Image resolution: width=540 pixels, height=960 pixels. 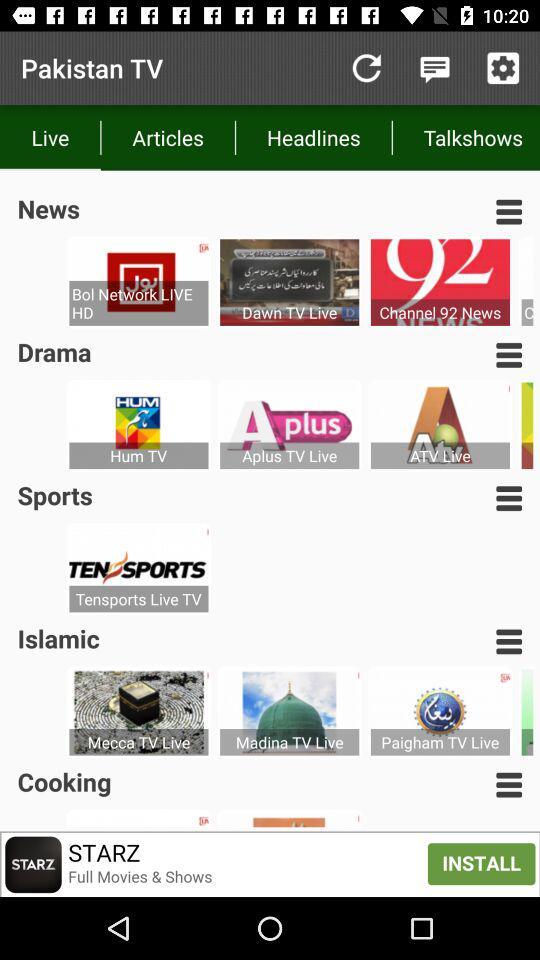 I want to click on more option, so click(x=509, y=211).